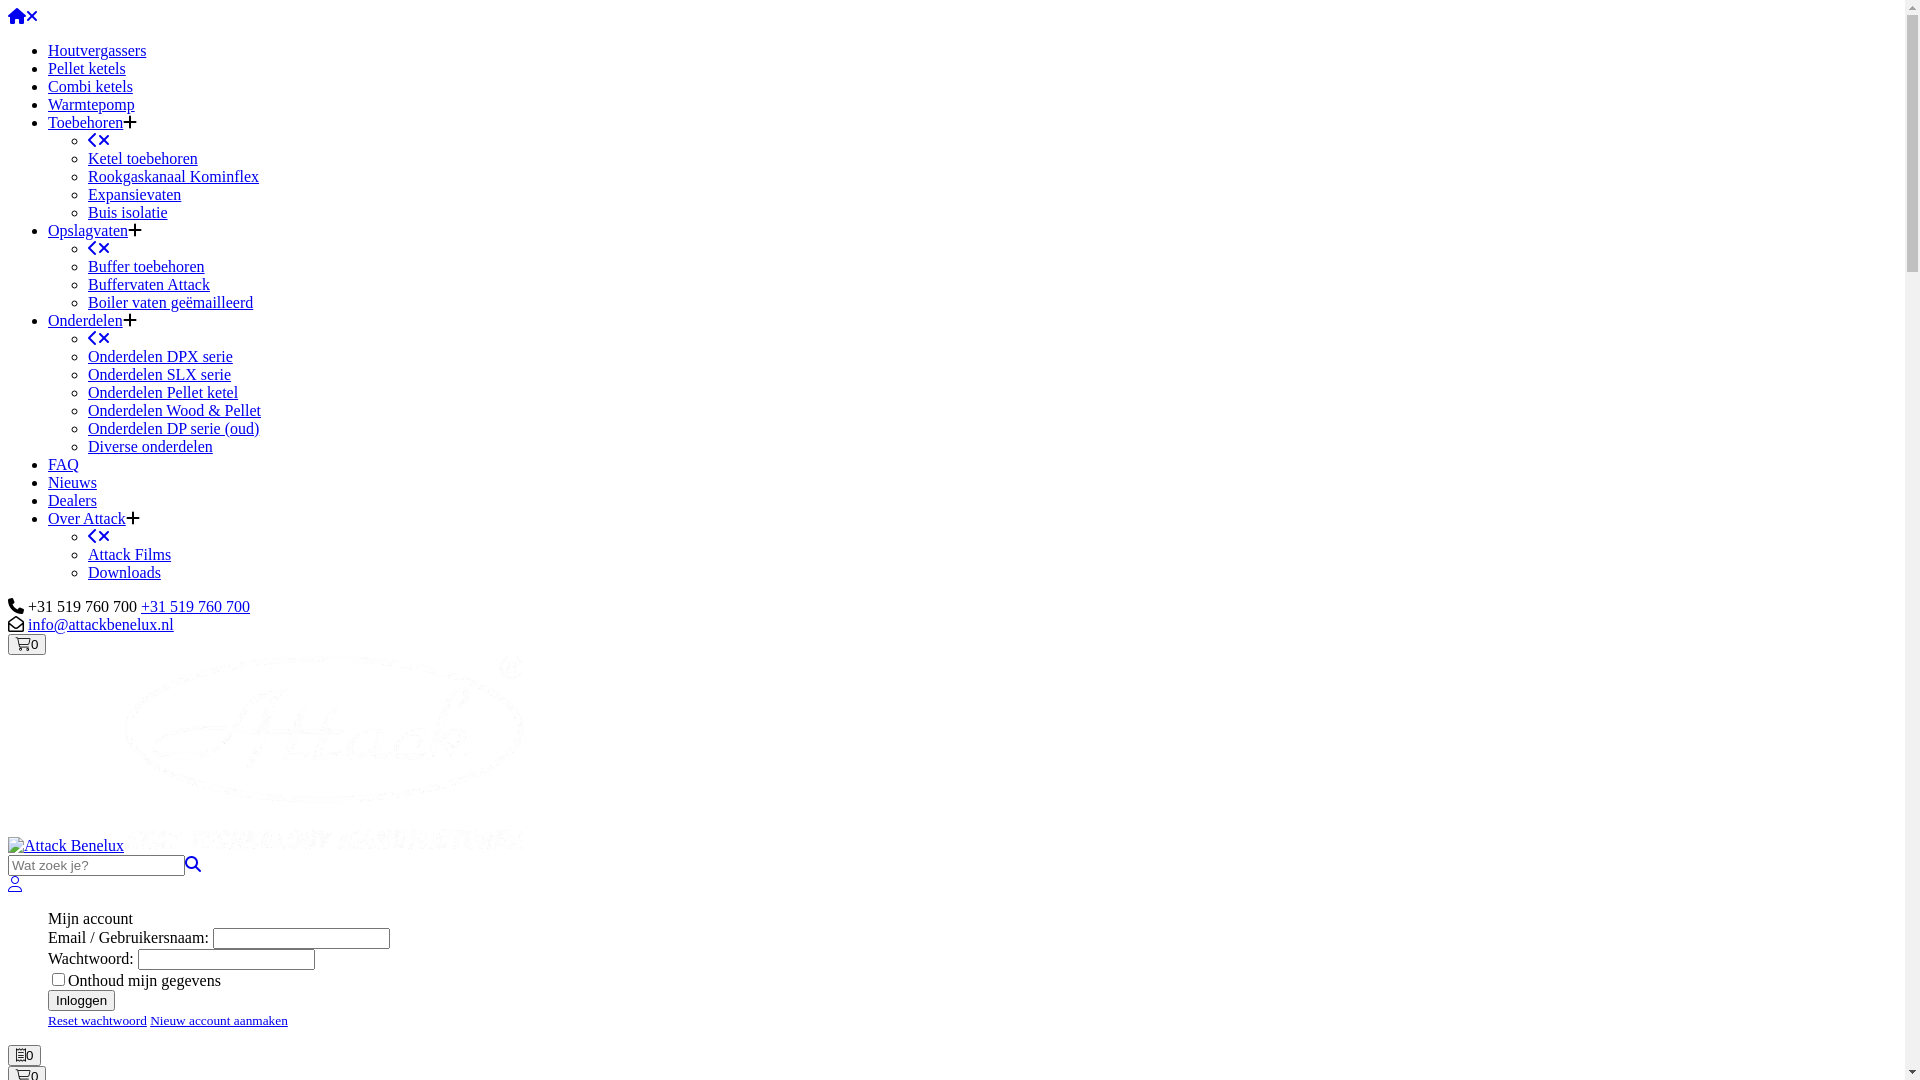 Image resolution: width=1920 pixels, height=1080 pixels. Describe the element at coordinates (89, 85) in the screenshot. I see `'Combi ketels'` at that location.